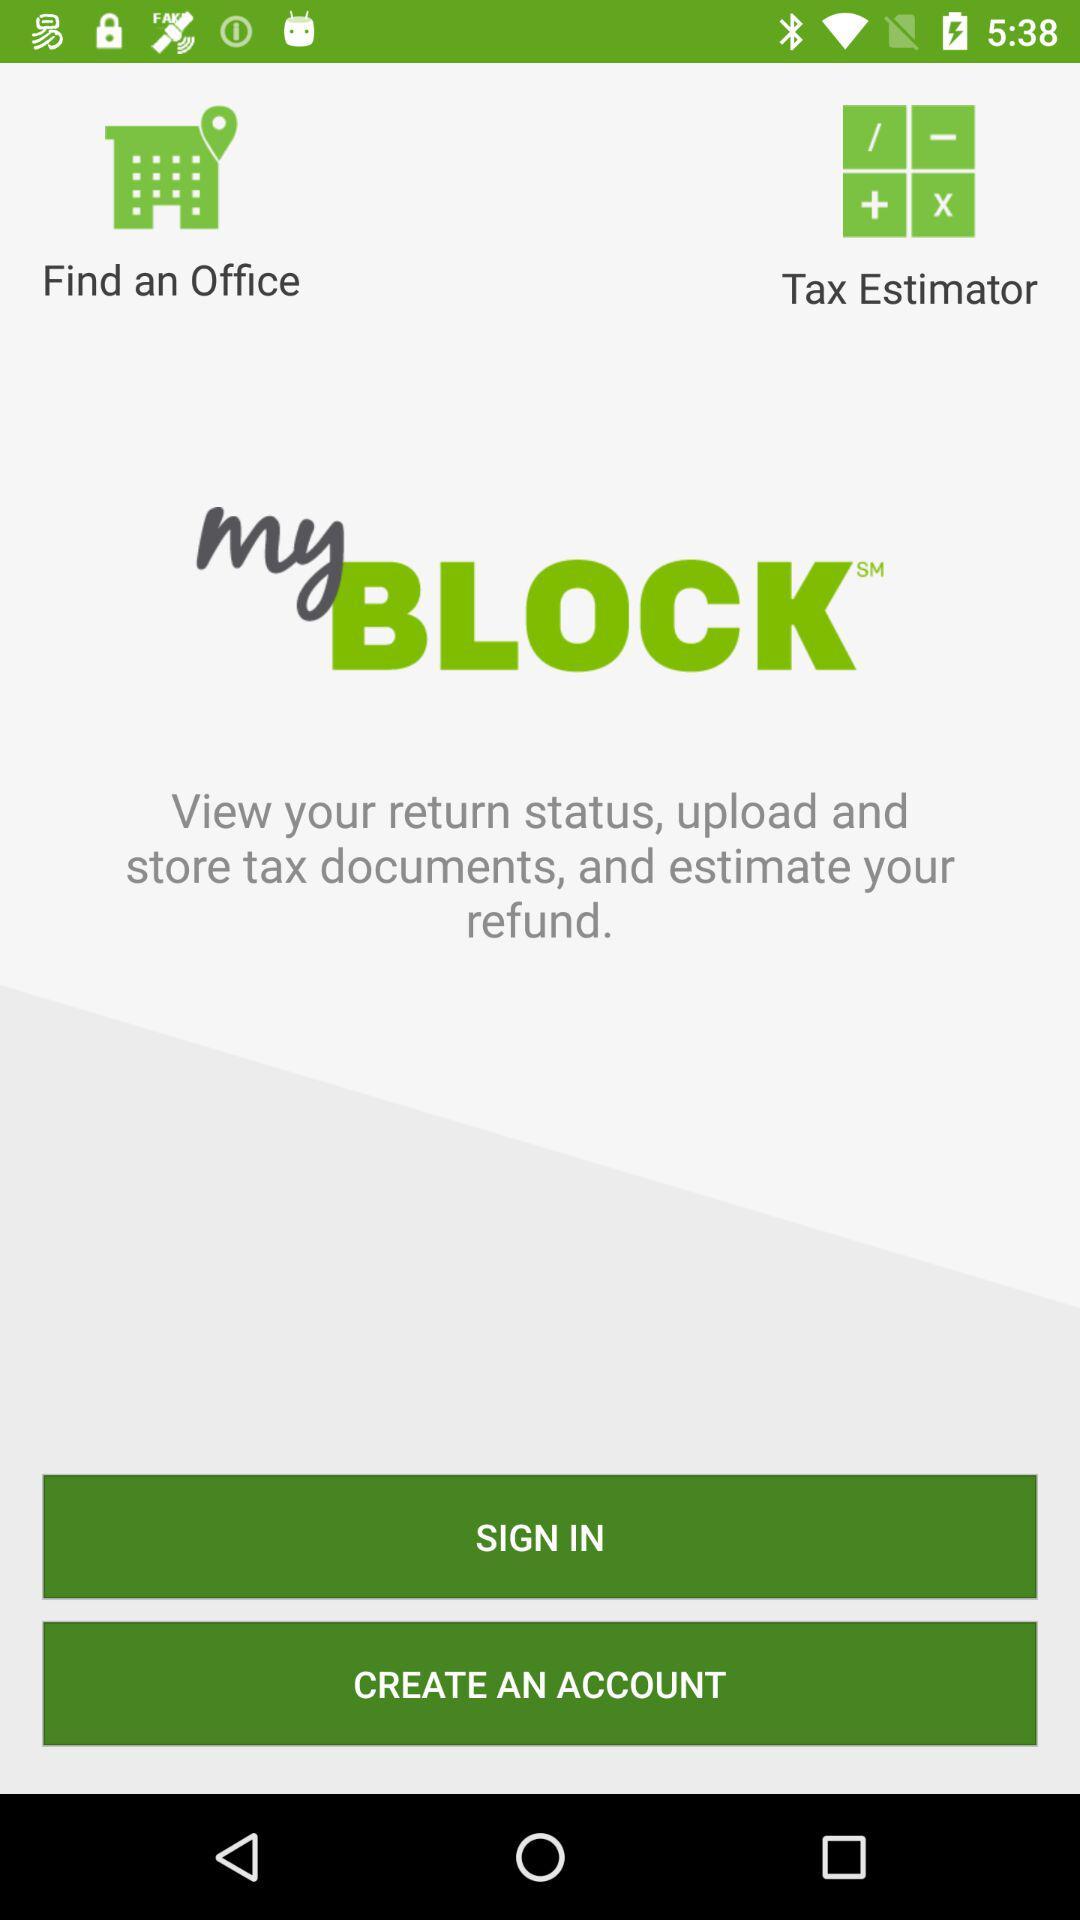 Image resolution: width=1080 pixels, height=1920 pixels. Describe the element at coordinates (540, 1682) in the screenshot. I see `item below the sign in` at that location.